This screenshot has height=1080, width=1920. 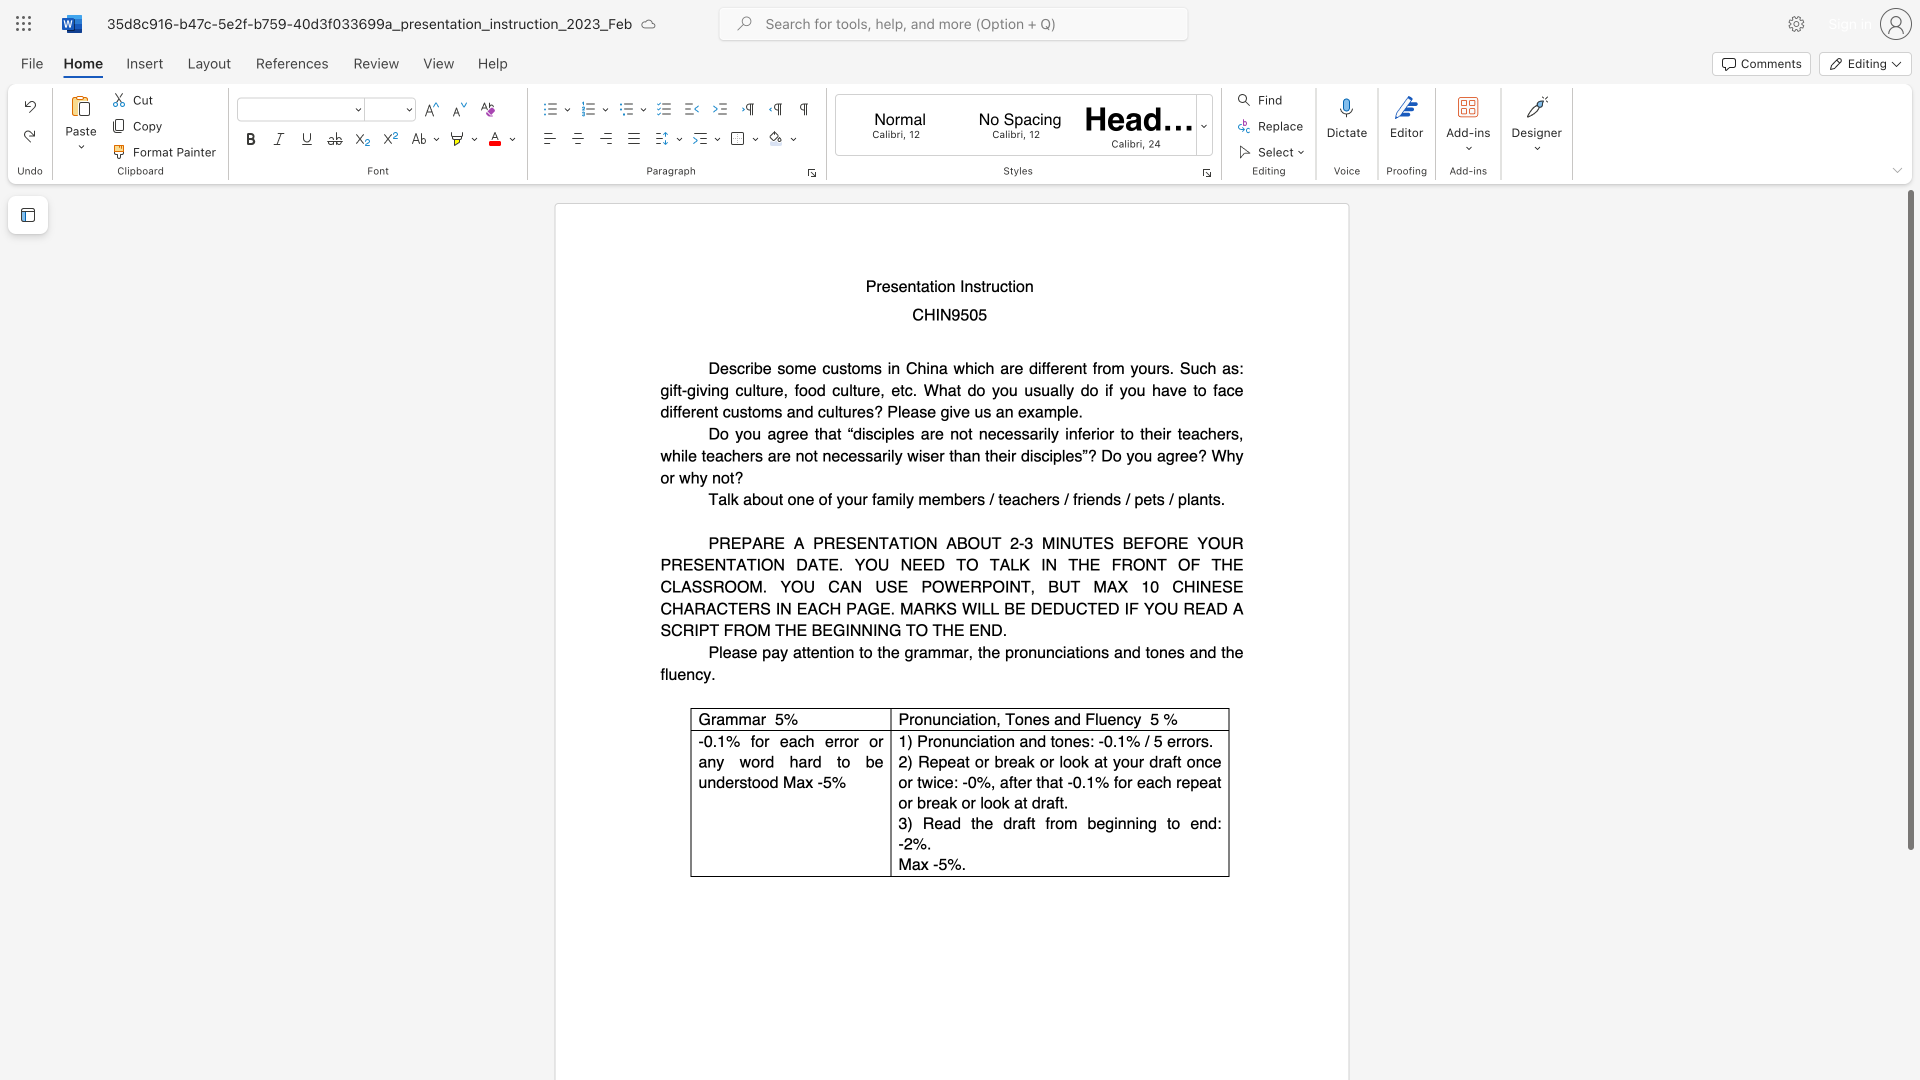 What do you see at coordinates (1111, 740) in the screenshot?
I see `the subset text ".1% /" within the text "1) Pronunciation and tones: -0.1% / 5 errors."` at bounding box center [1111, 740].